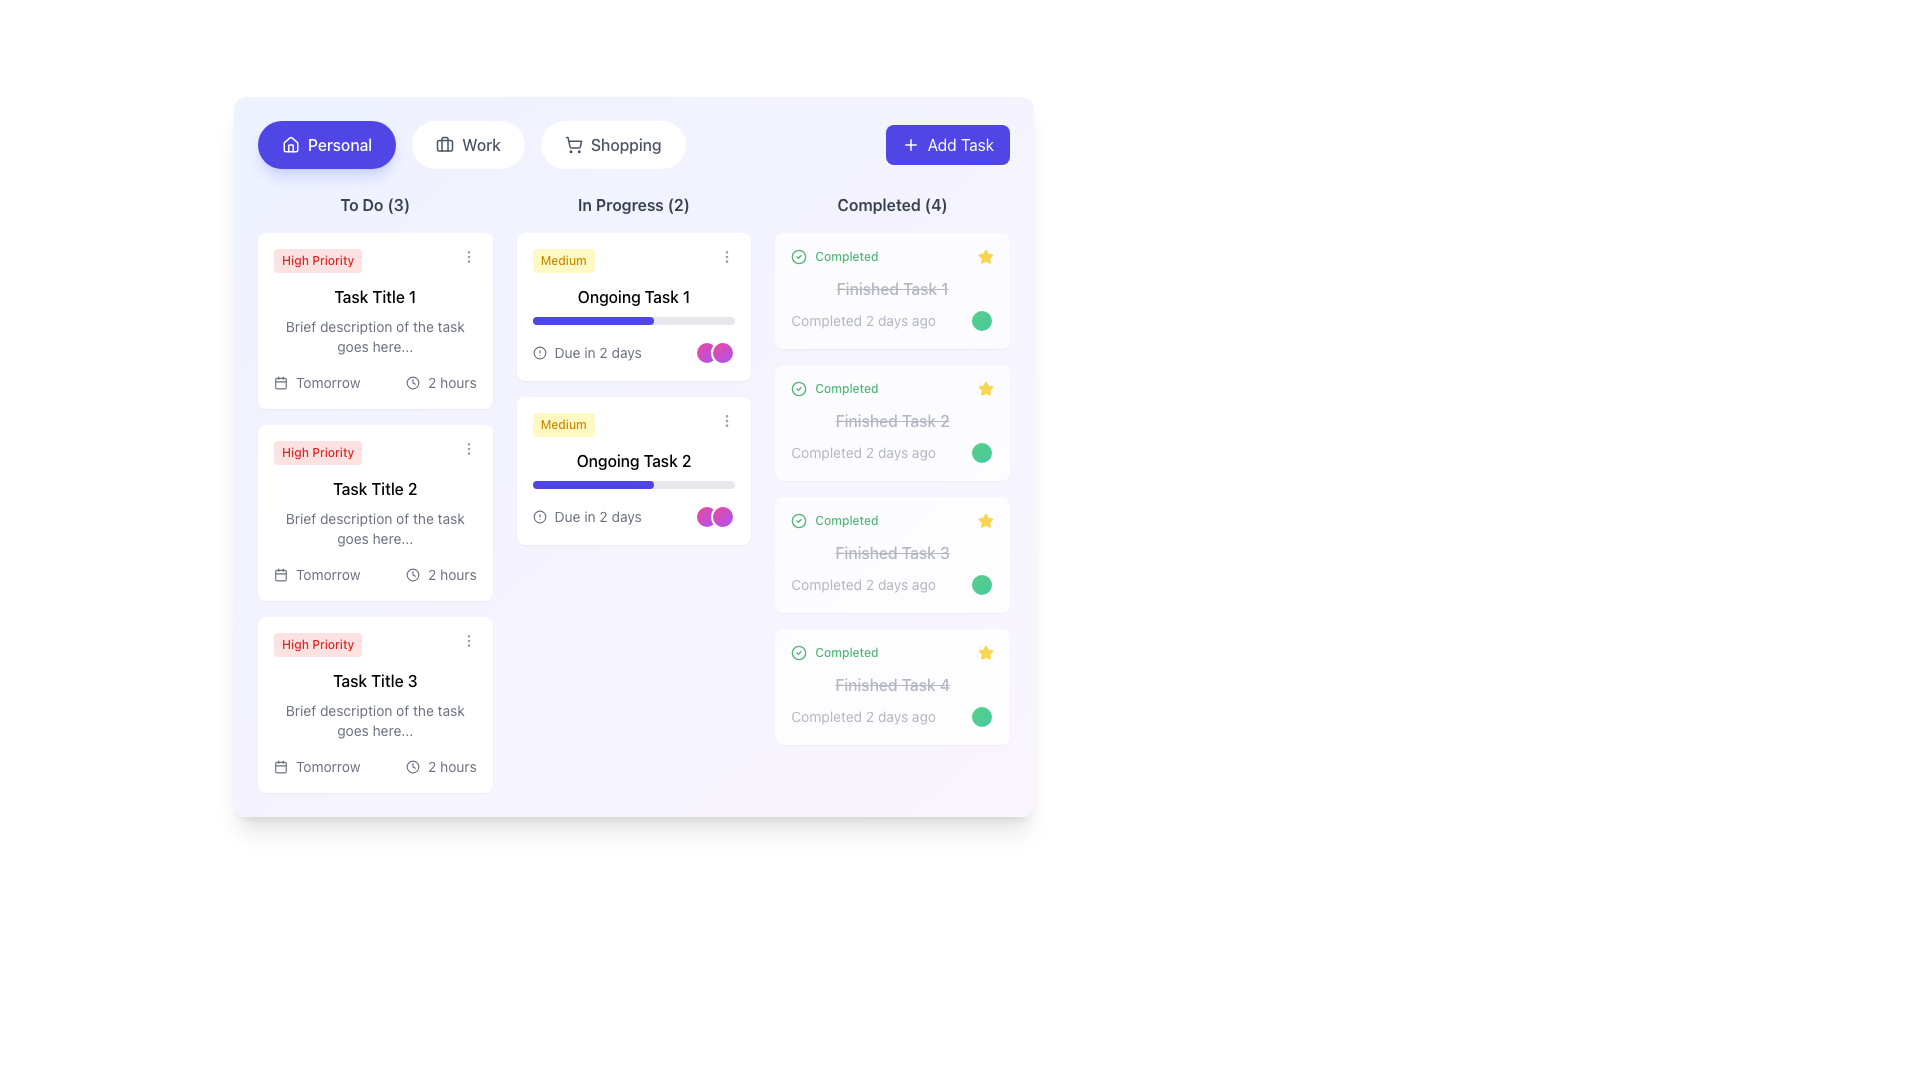  I want to click on the topmost List item card in the 'To Do (3)' column, so click(375, 319).